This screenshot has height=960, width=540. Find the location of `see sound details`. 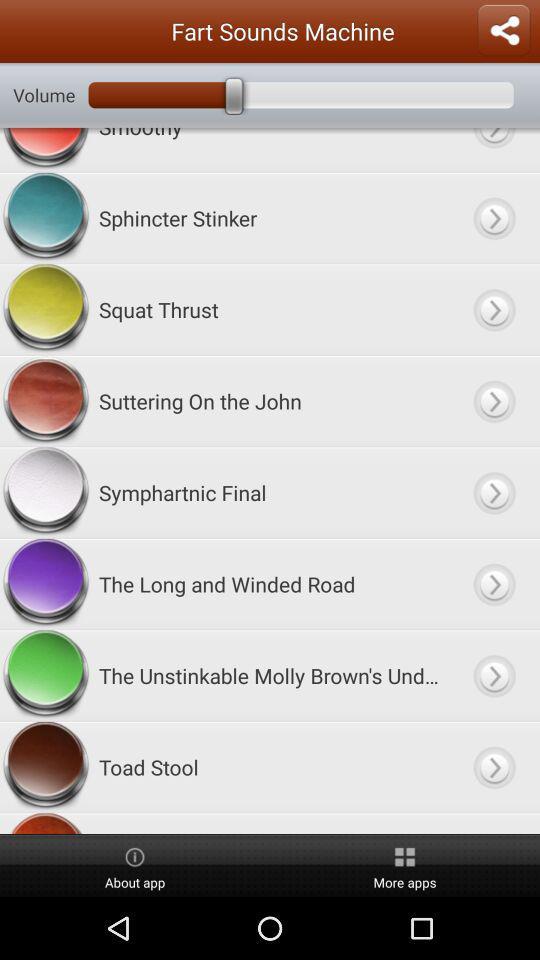

see sound details is located at coordinates (493, 309).